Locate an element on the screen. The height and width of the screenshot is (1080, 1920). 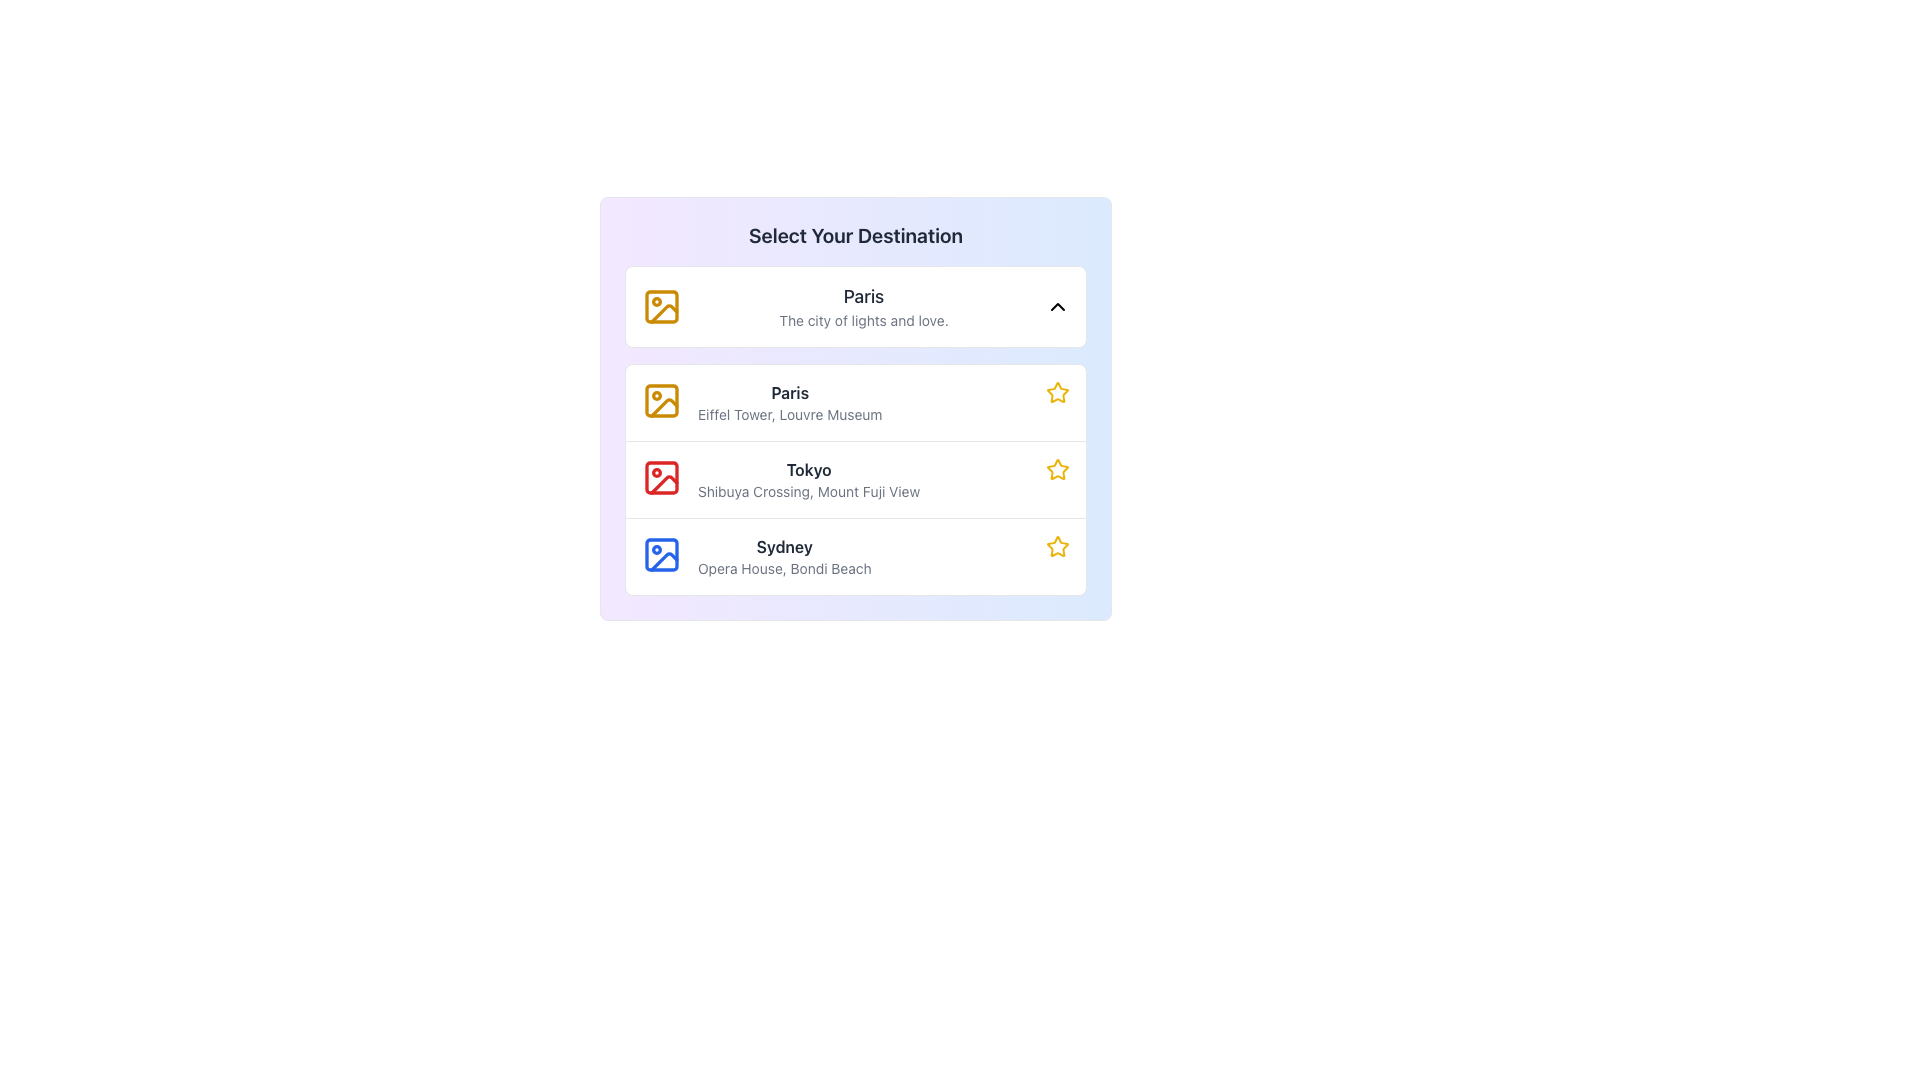
the third list item row featuring a blue image icon on the left, a bolded title 'Sydney', and a yellow star icon on the right is located at coordinates (855, 555).